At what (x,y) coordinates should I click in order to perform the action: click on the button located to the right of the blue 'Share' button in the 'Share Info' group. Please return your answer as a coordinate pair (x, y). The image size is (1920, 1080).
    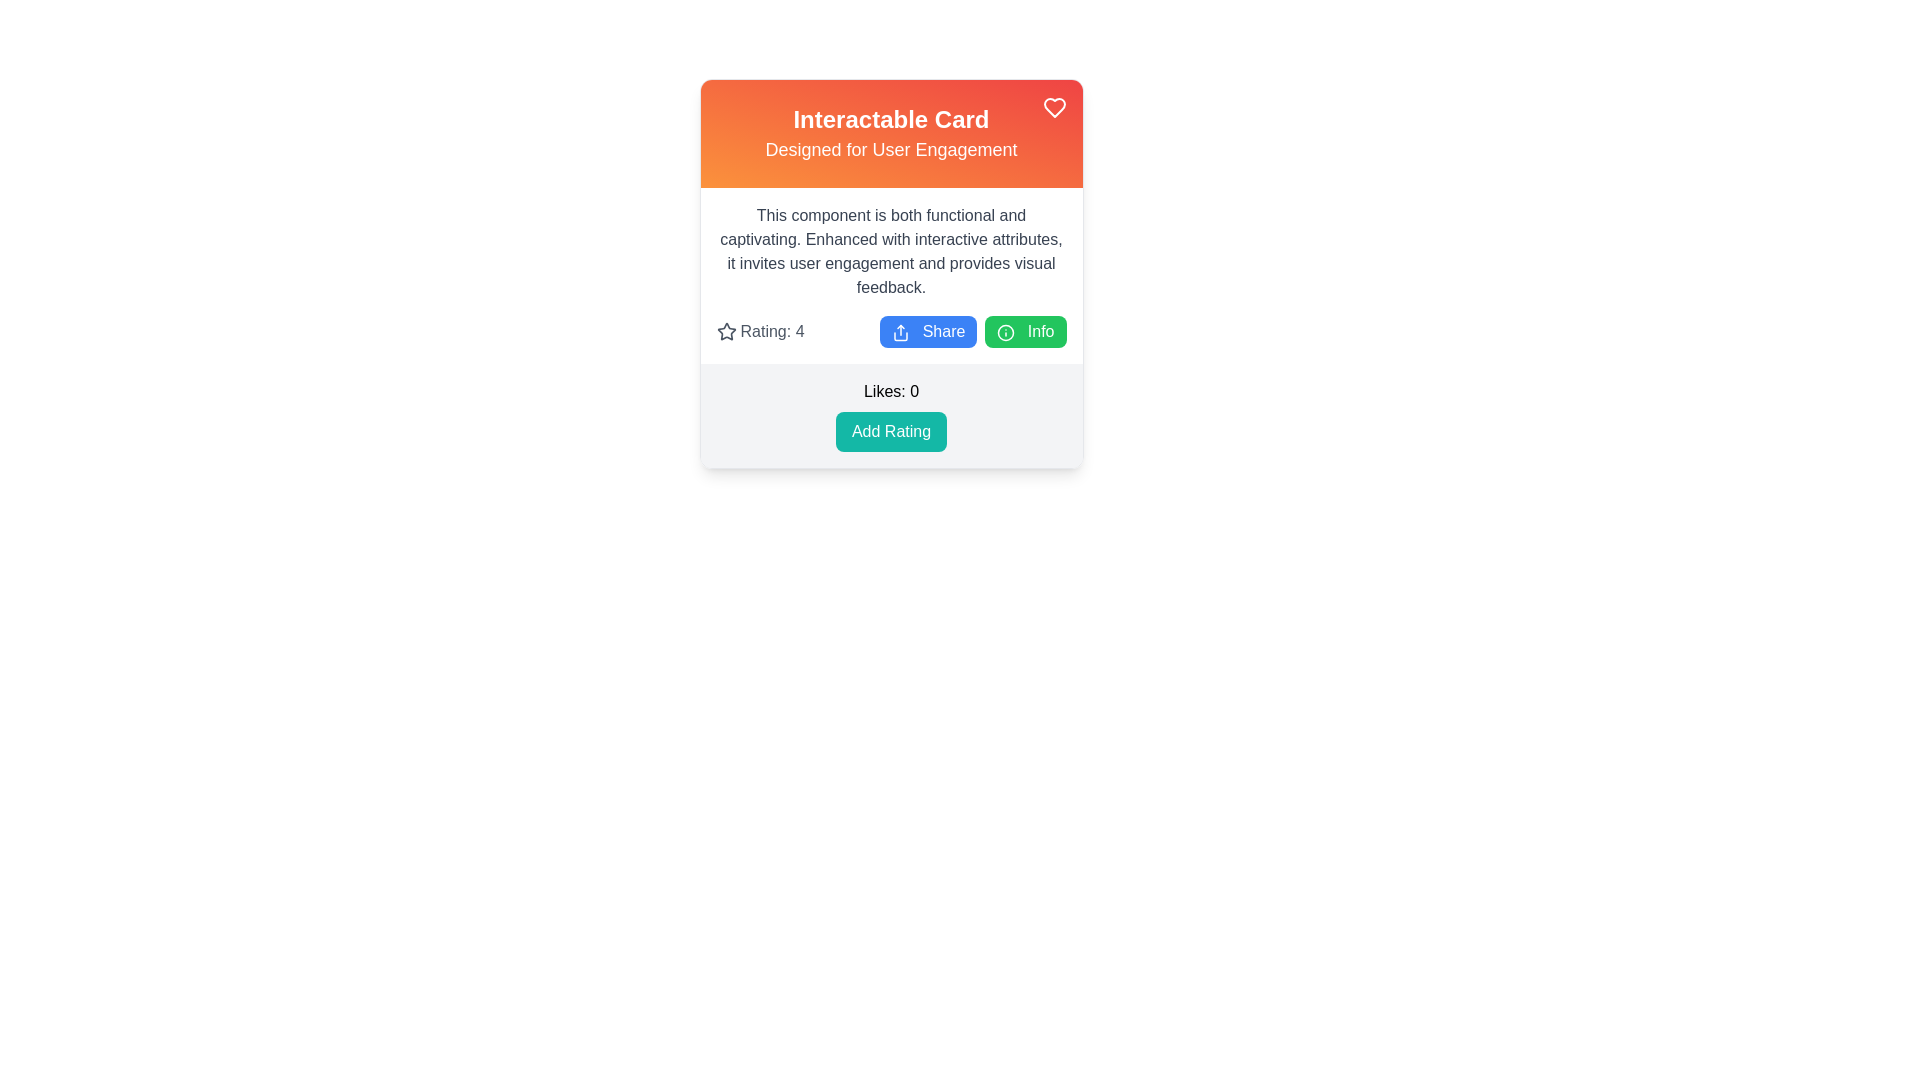
    Looking at the image, I should click on (1025, 330).